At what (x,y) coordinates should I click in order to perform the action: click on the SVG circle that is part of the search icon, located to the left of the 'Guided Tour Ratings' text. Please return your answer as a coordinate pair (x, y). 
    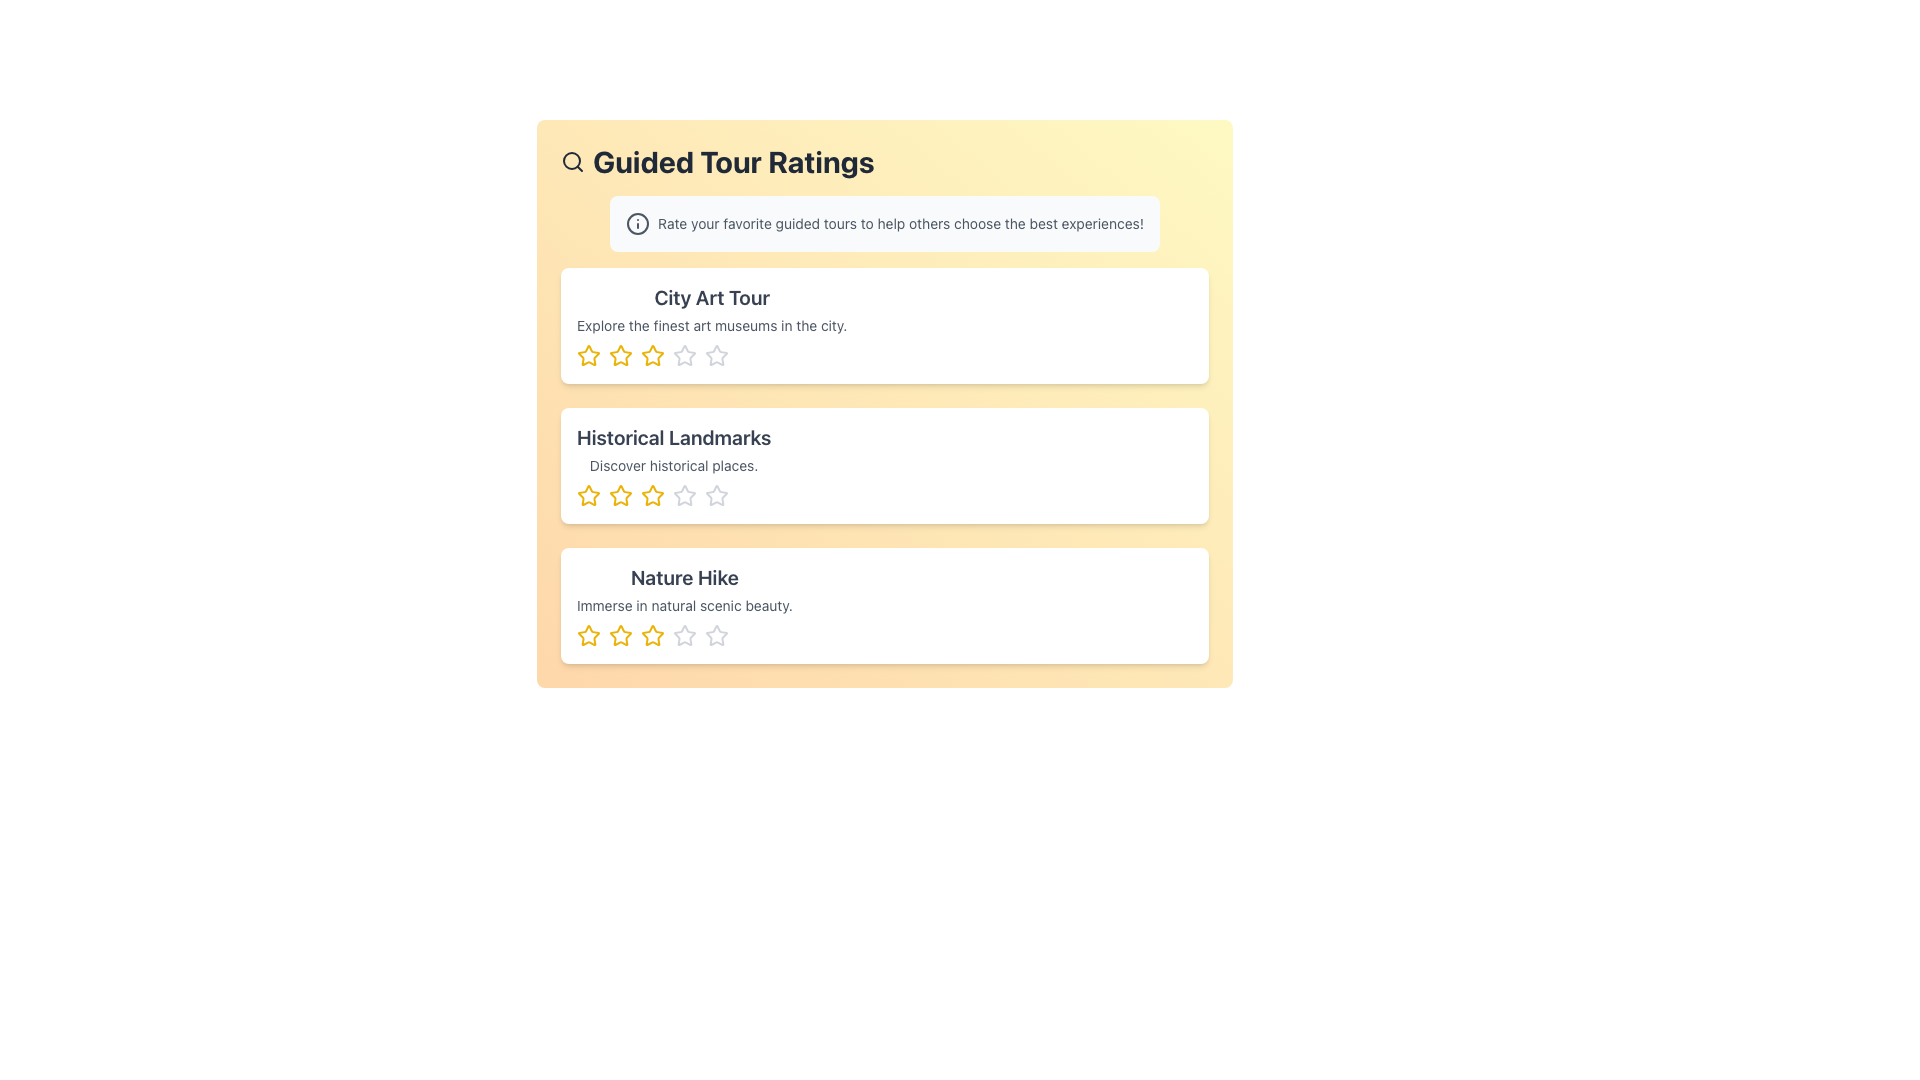
    Looking at the image, I should click on (570, 160).